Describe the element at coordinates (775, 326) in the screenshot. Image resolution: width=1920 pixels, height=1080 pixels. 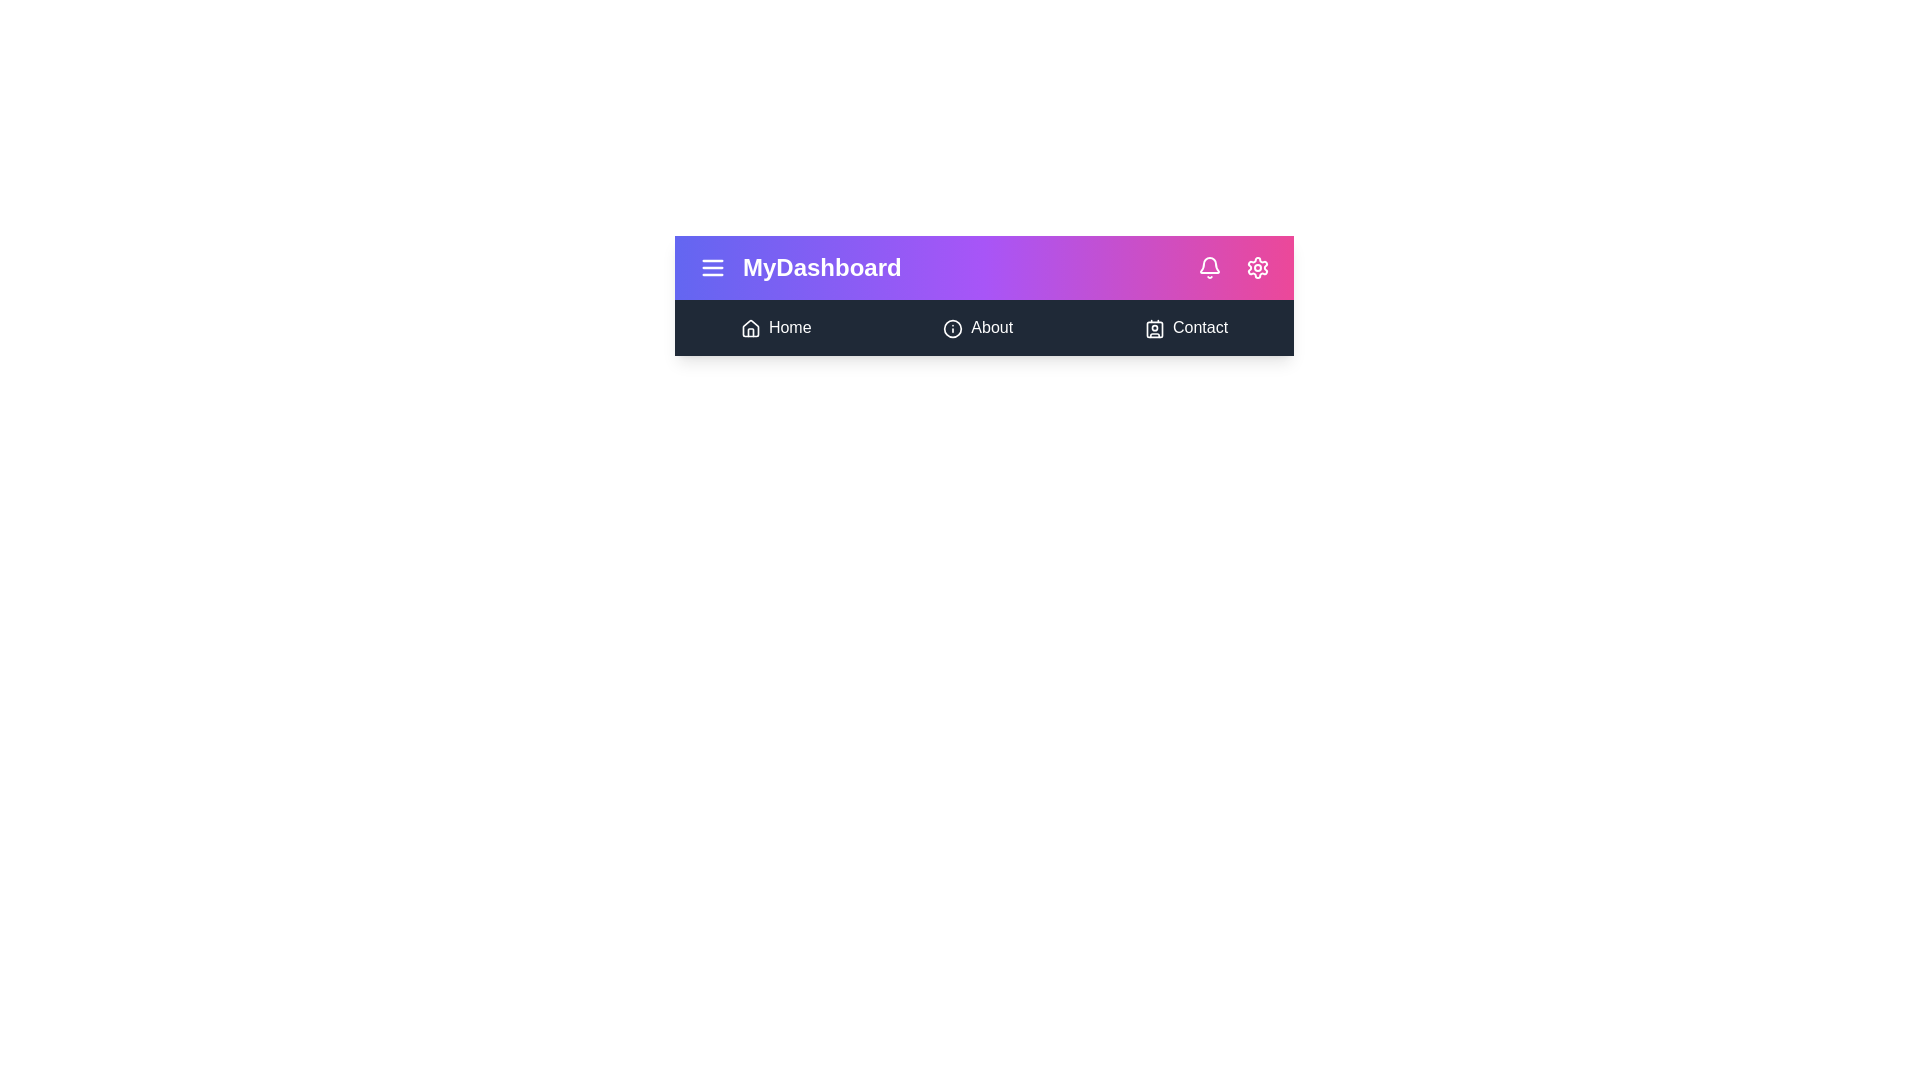
I see `the 'Home' navigation link` at that location.